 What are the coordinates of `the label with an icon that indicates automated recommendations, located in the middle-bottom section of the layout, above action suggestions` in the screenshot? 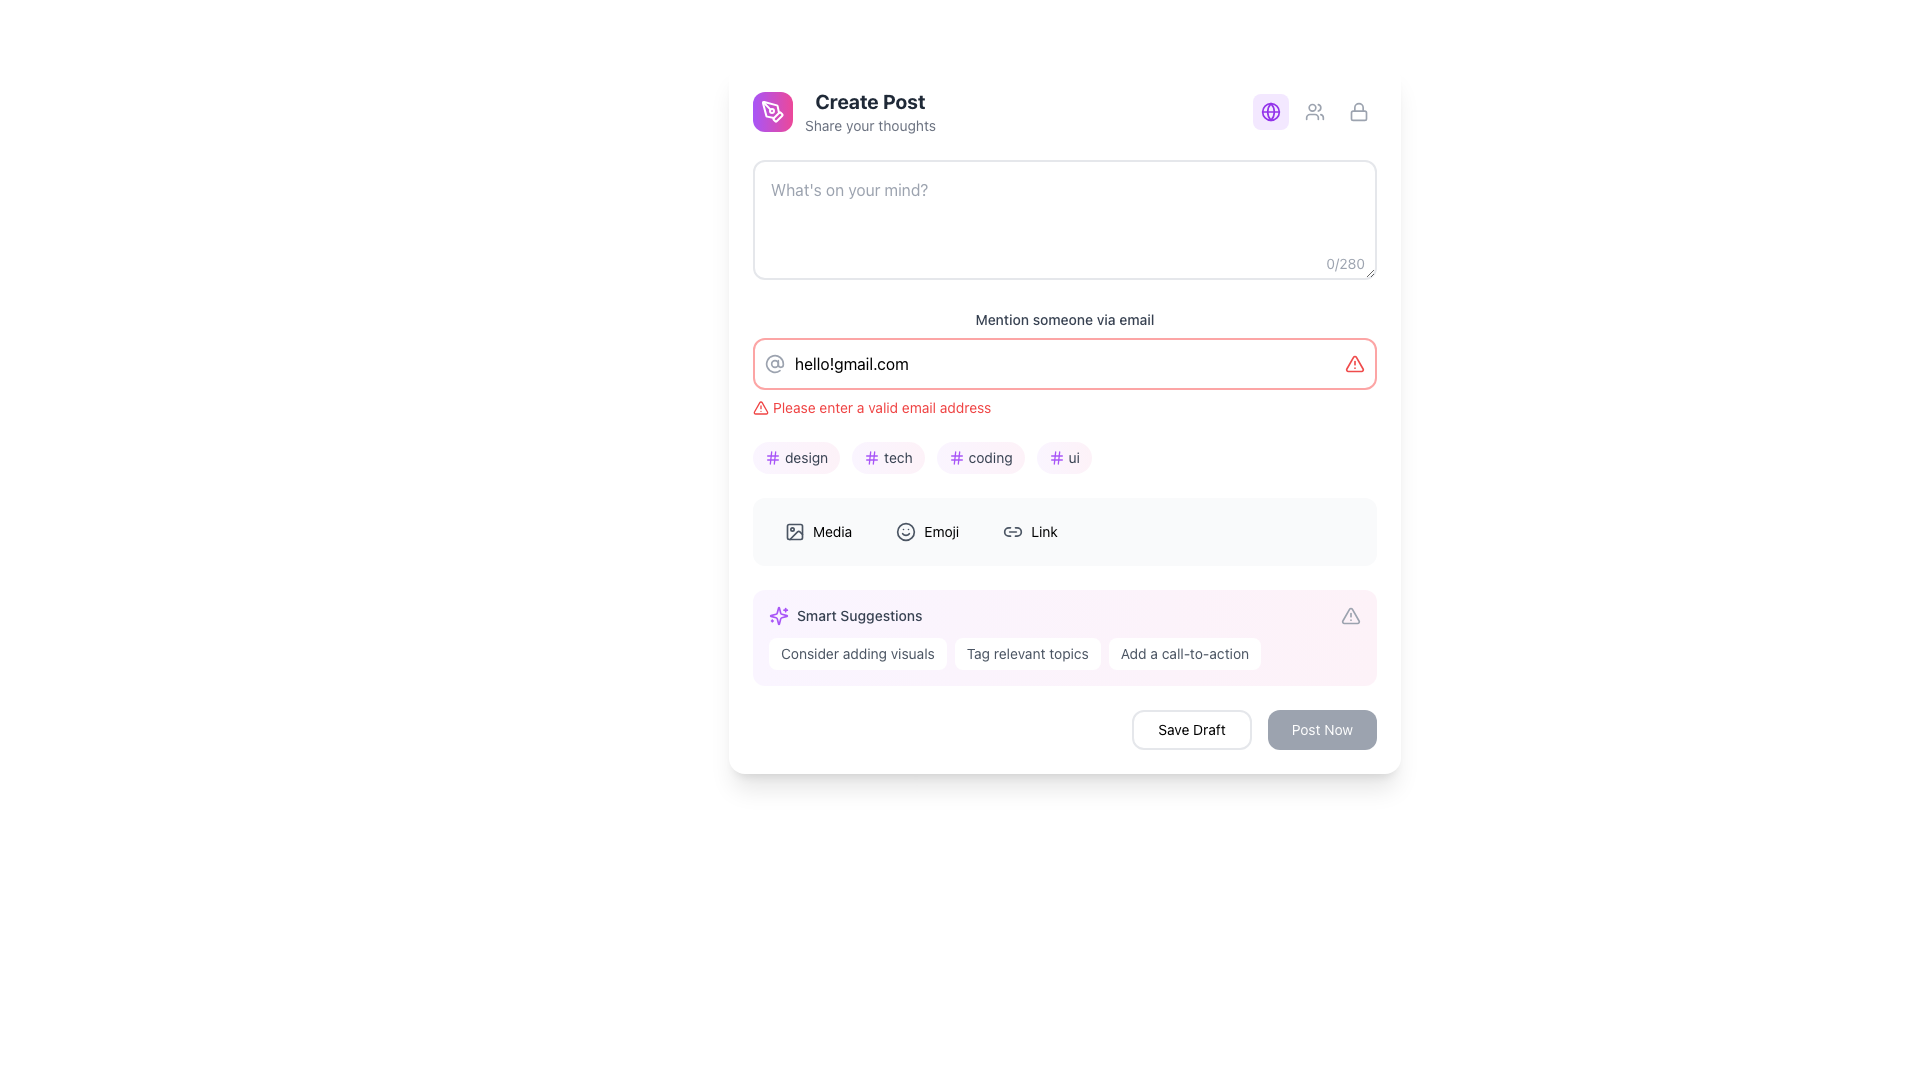 It's located at (845, 615).